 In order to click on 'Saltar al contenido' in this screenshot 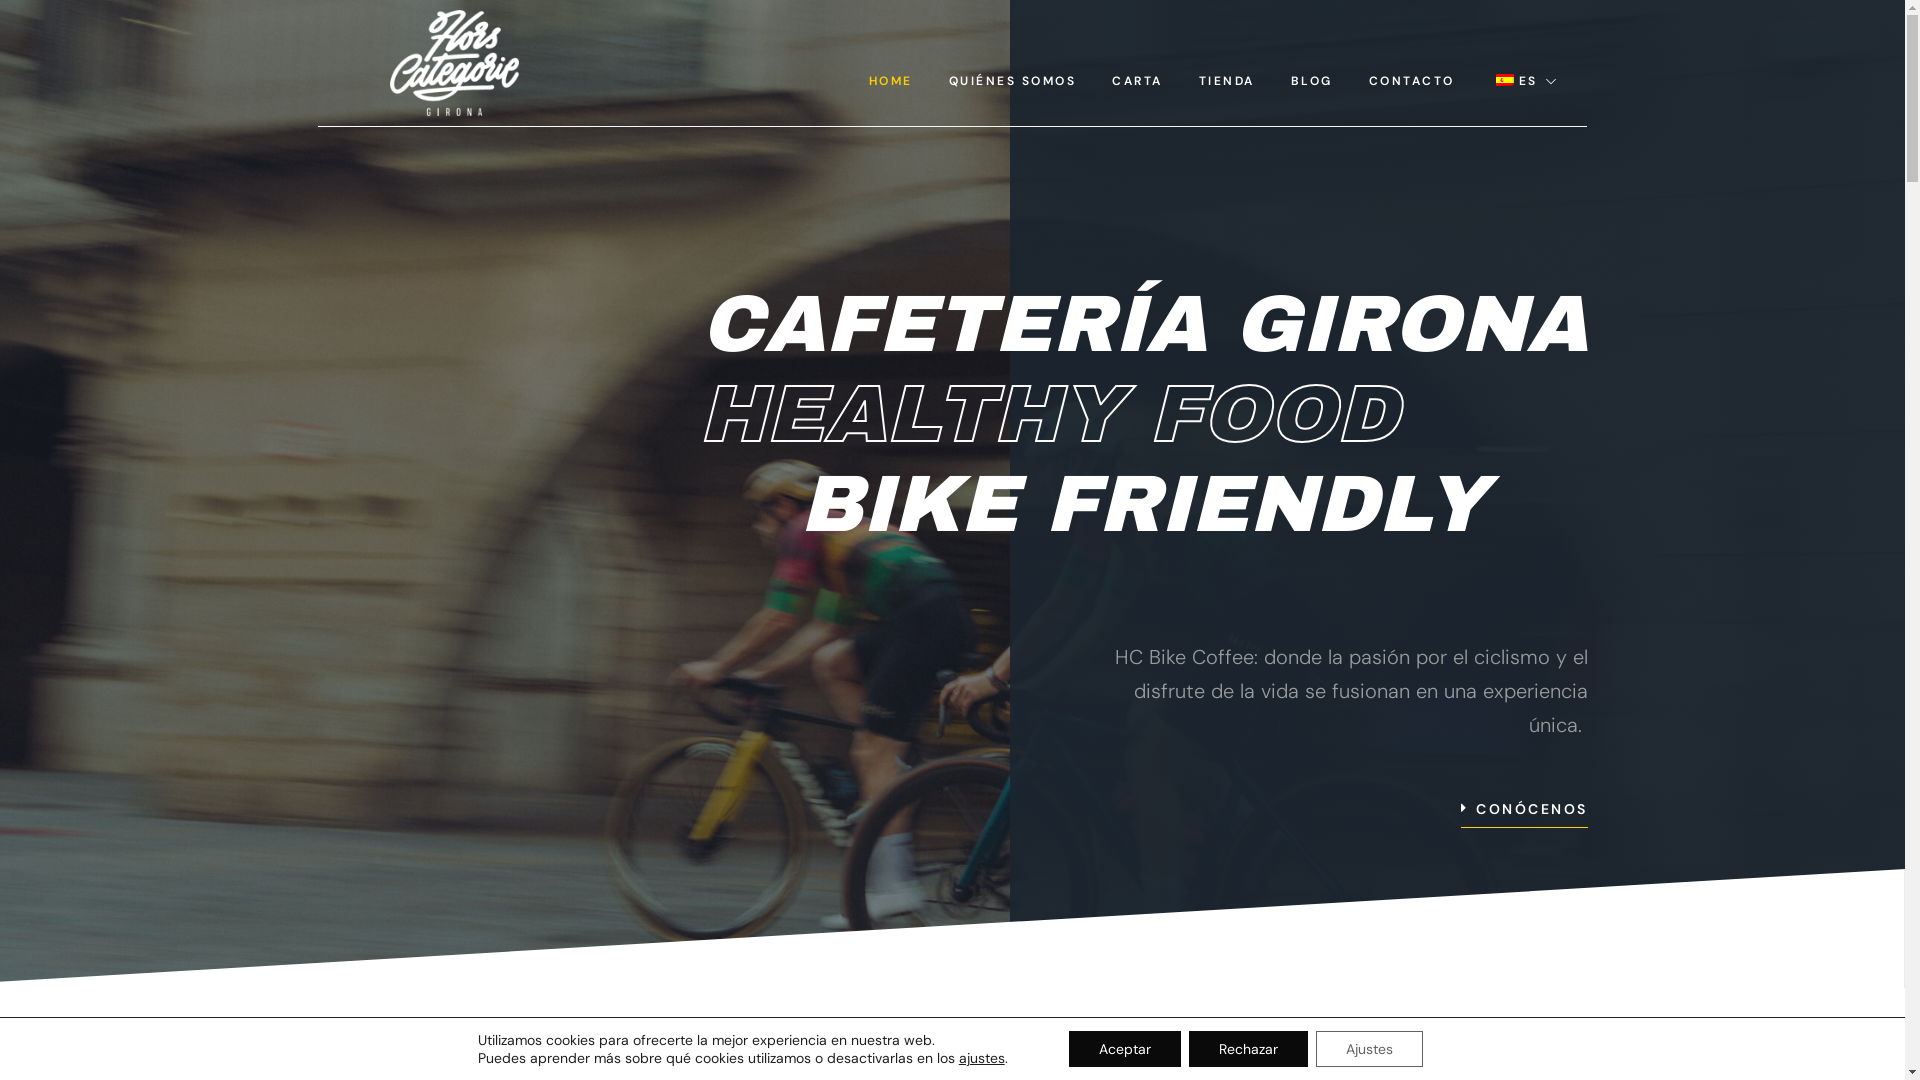, I will do `click(14, 42)`.